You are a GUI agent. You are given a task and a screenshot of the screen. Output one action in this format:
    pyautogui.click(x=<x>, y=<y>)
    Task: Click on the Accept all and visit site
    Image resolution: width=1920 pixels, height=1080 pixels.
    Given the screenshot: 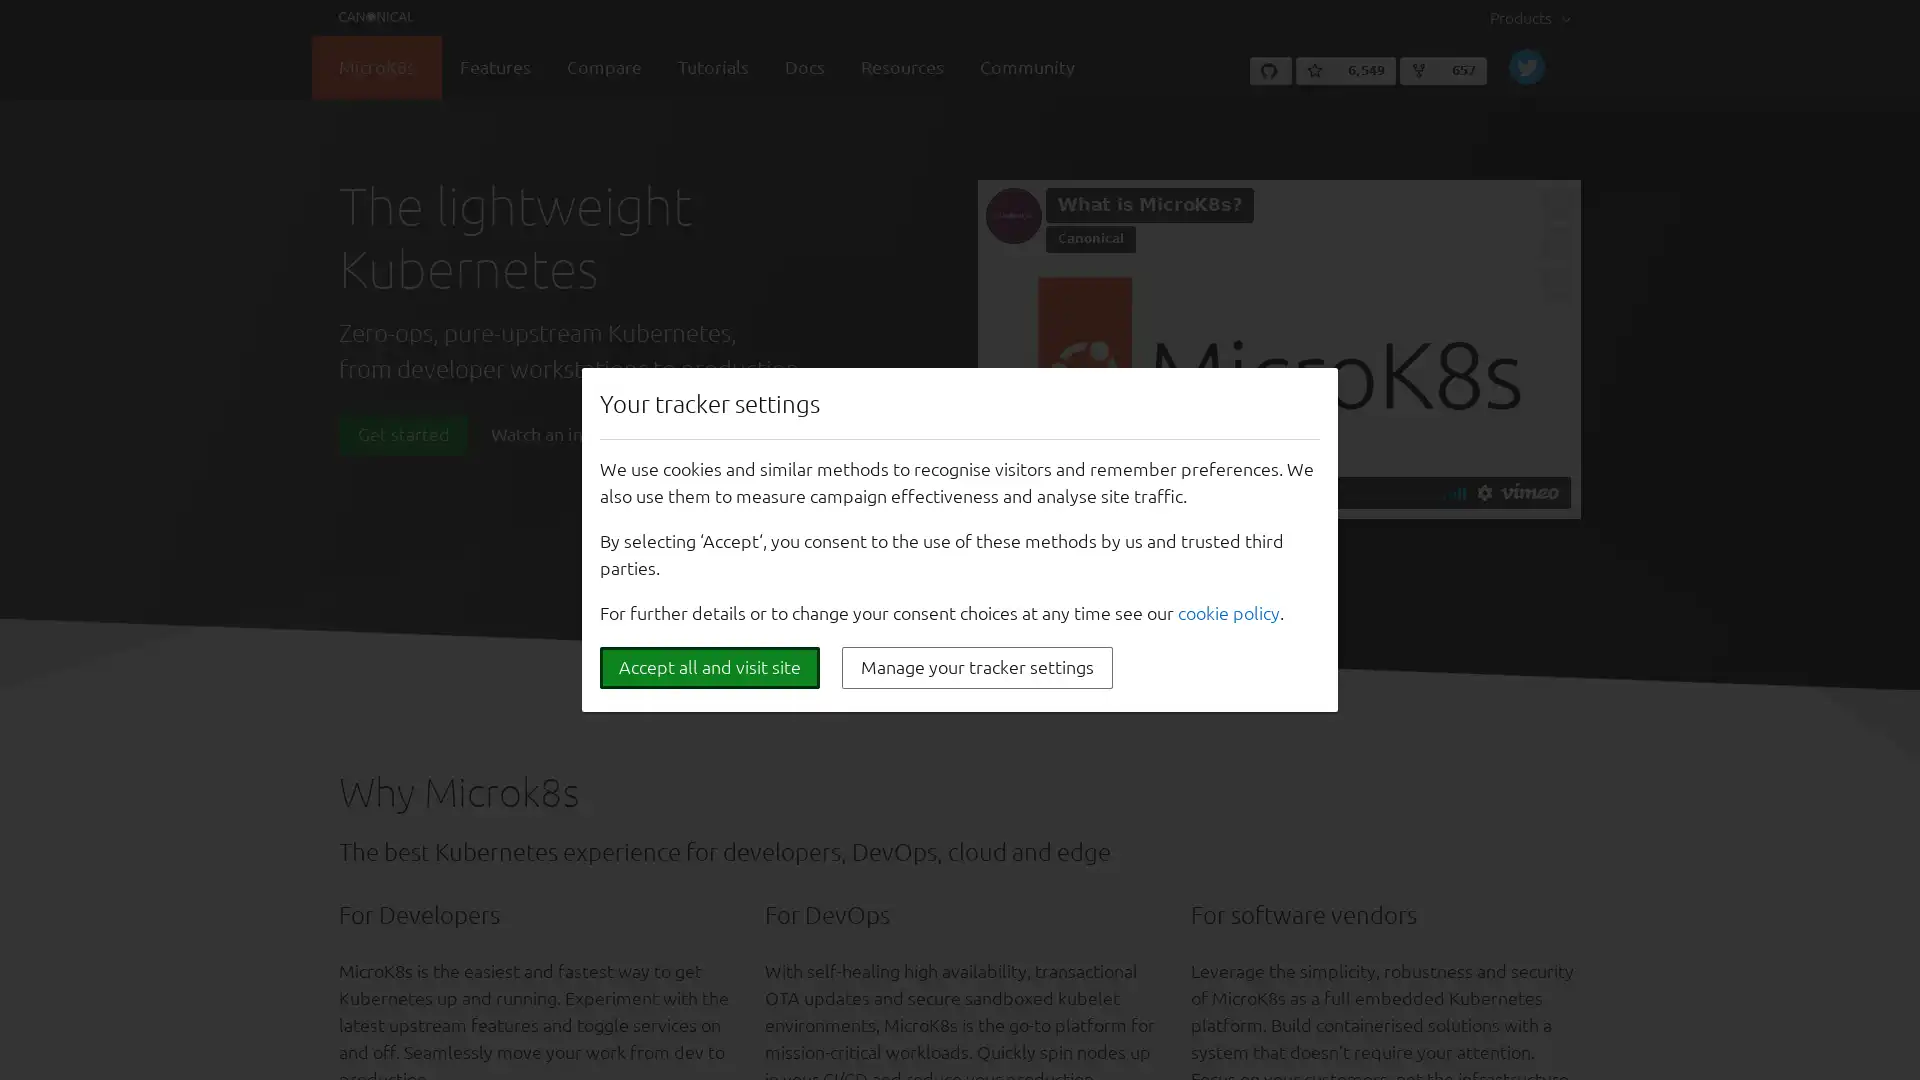 What is the action you would take?
    pyautogui.click(x=710, y=667)
    